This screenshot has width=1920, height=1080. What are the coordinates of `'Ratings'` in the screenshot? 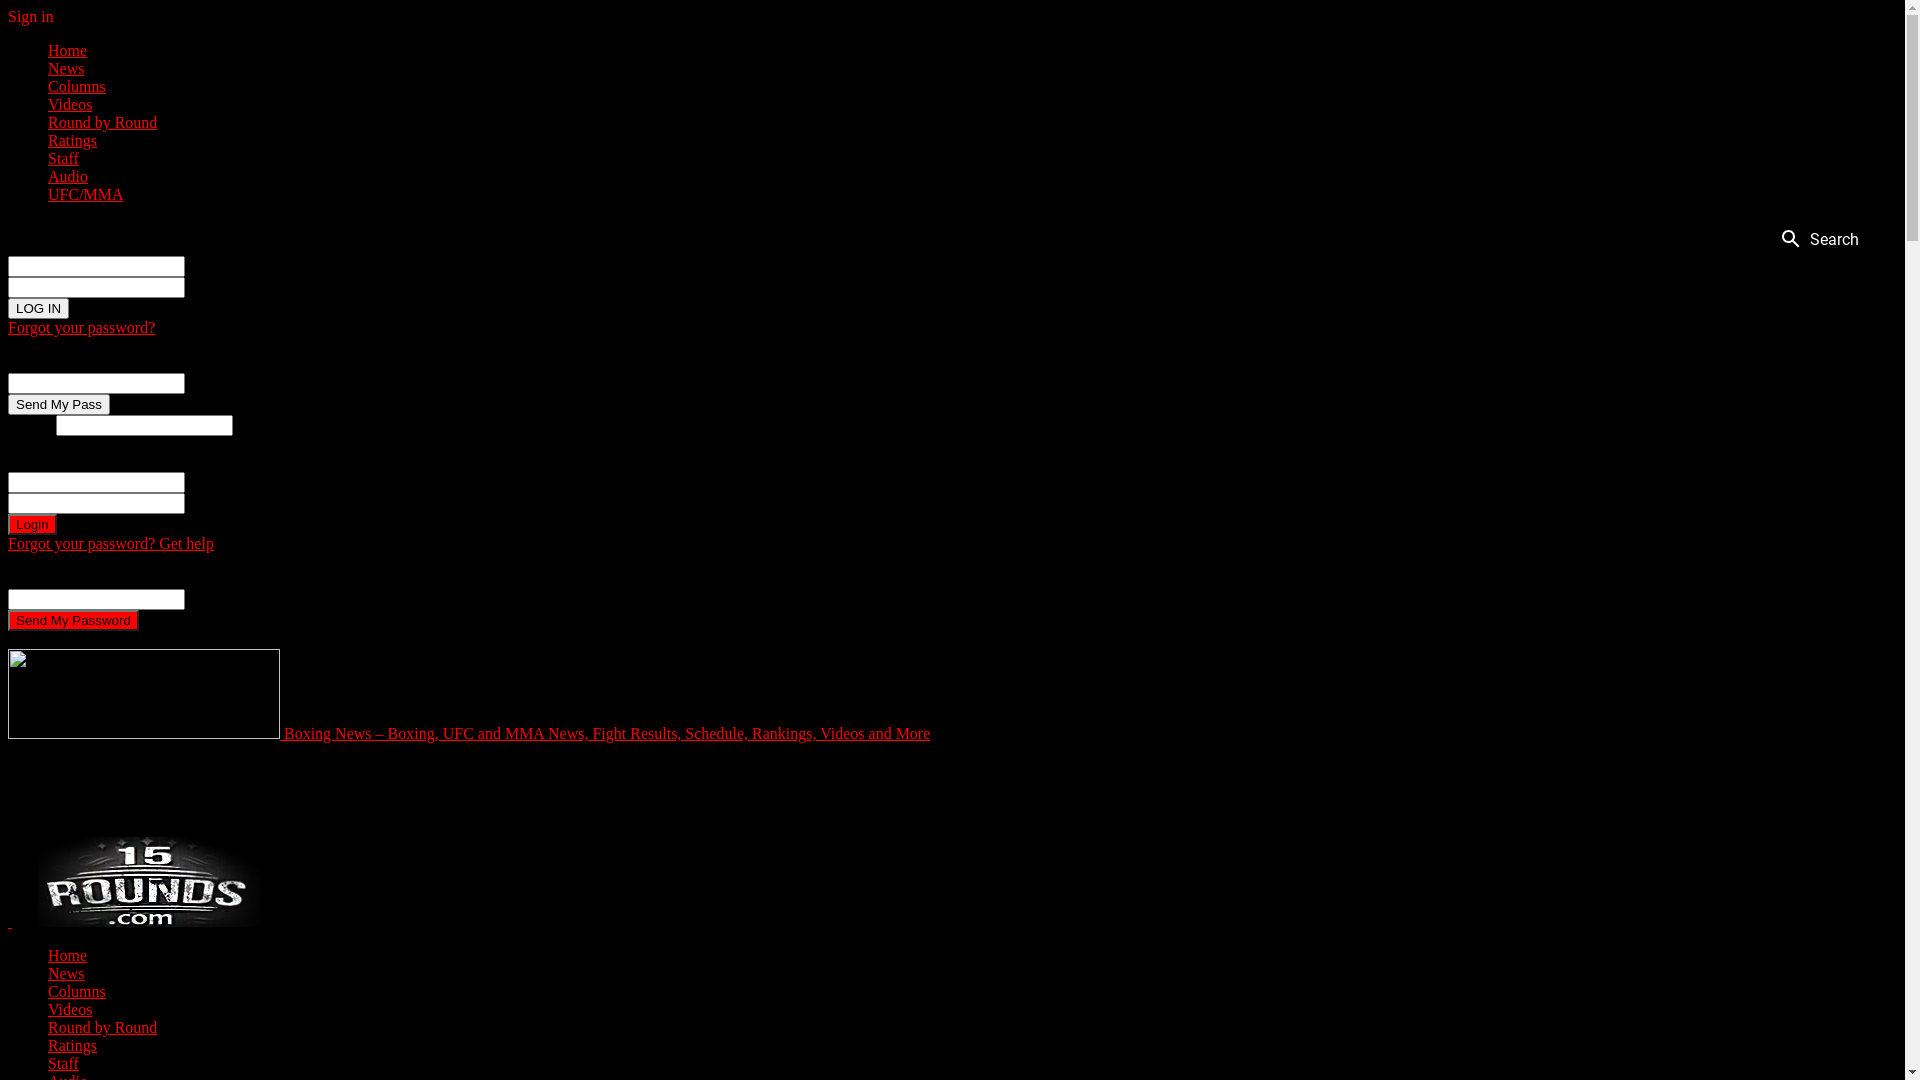 It's located at (72, 1044).